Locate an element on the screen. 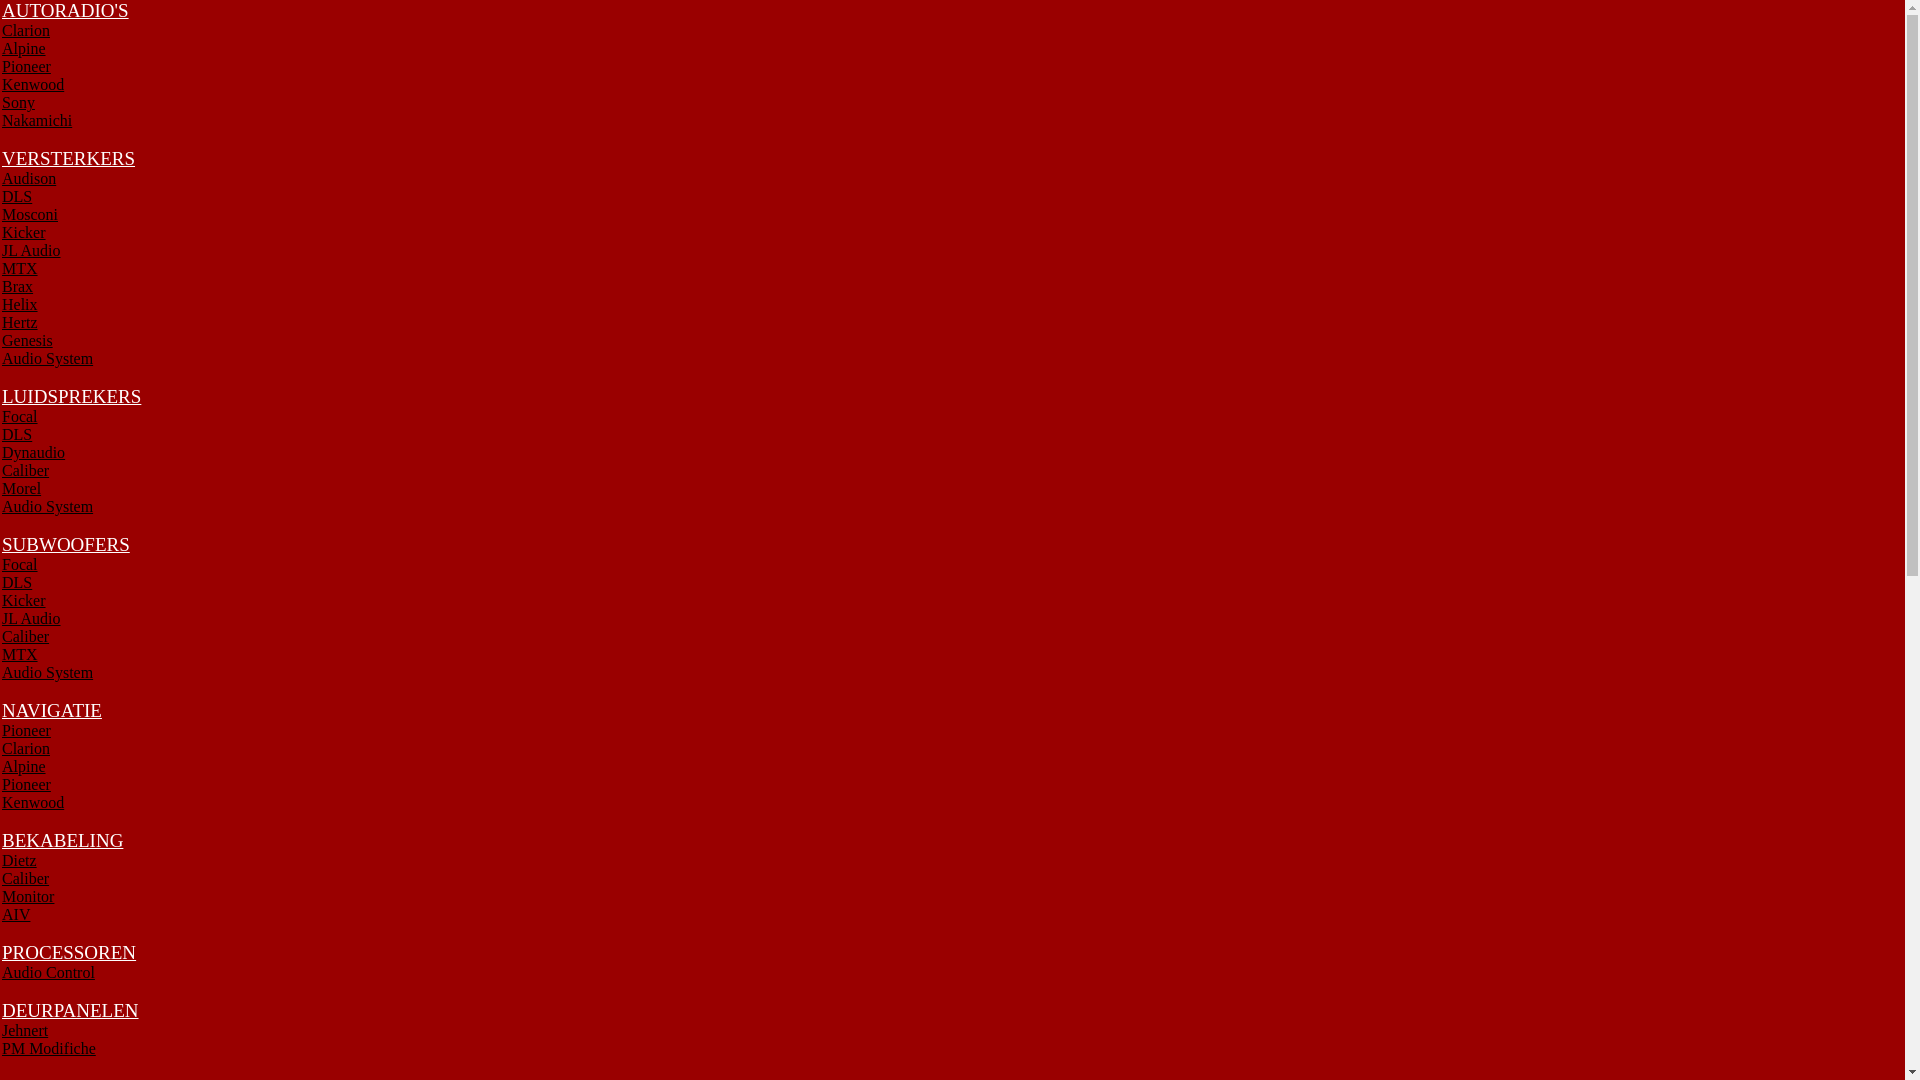 The image size is (1920, 1080). 'Dynaudio' is located at coordinates (33, 452).